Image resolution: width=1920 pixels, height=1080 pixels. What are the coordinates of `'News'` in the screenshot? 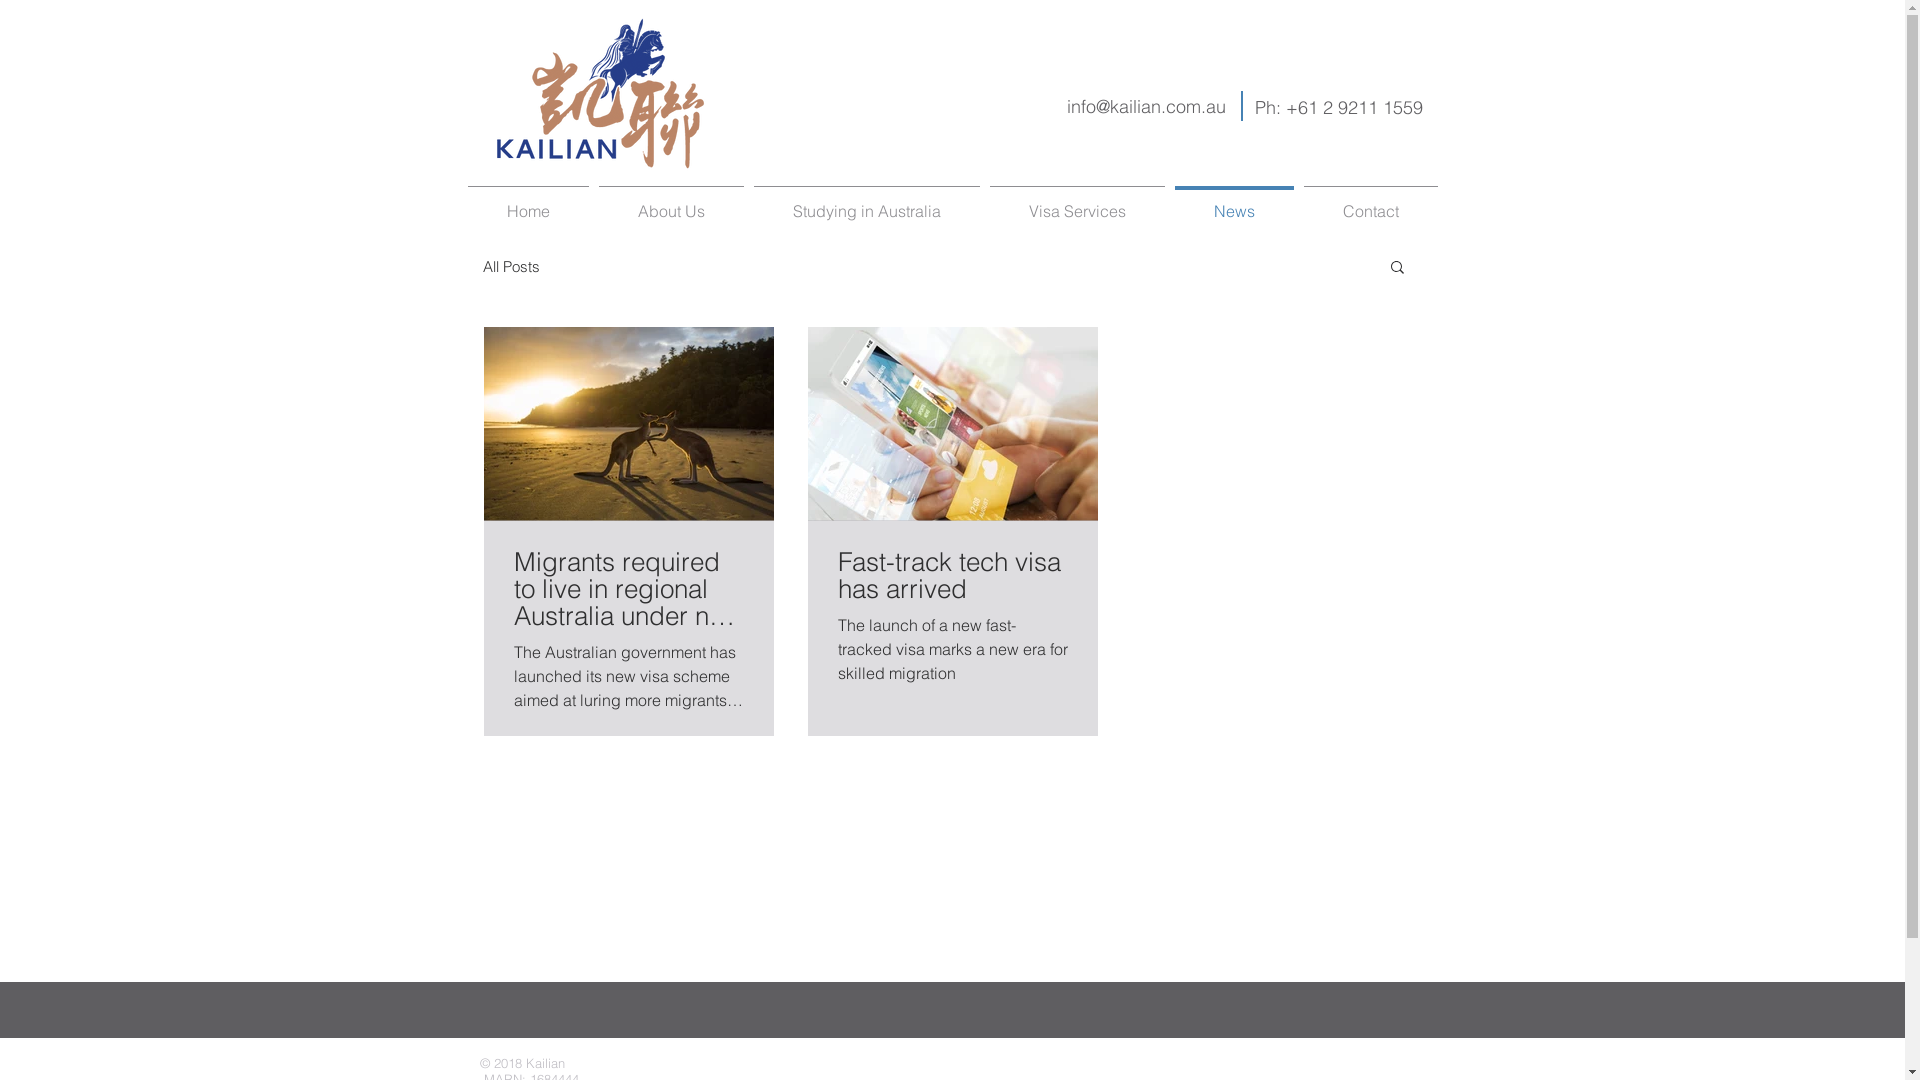 It's located at (1233, 202).